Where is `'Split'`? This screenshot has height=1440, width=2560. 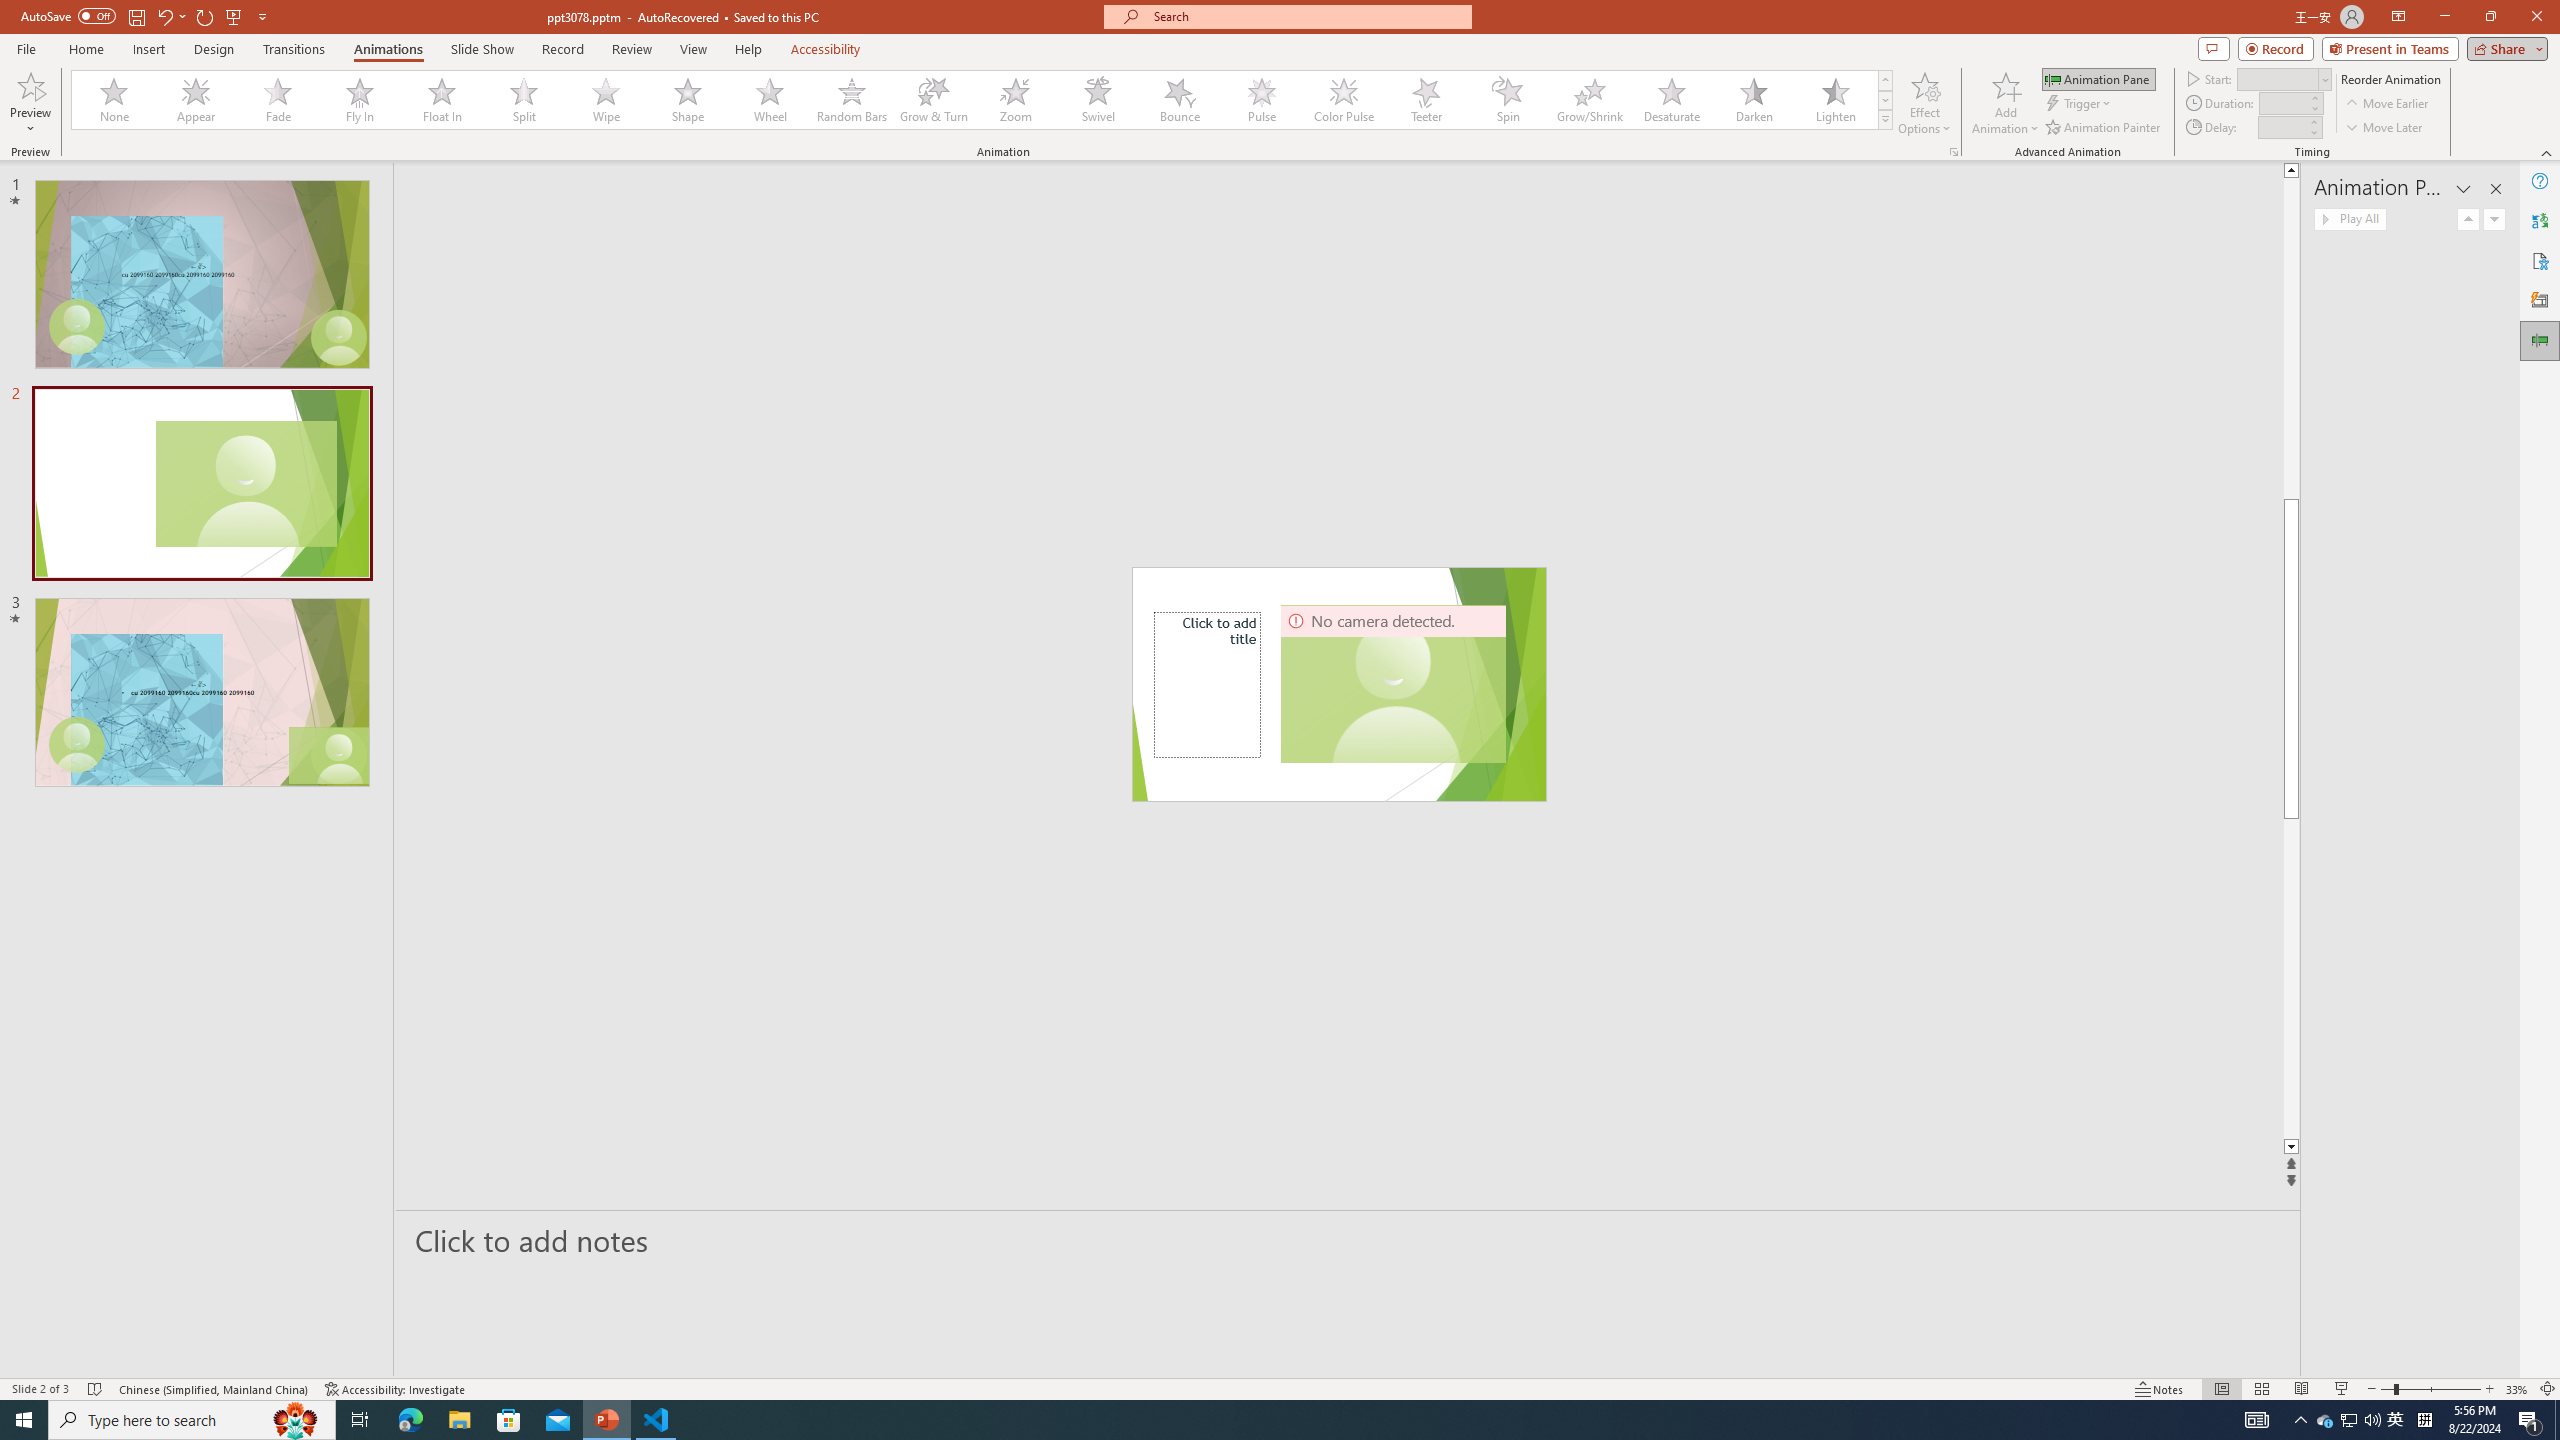 'Split' is located at coordinates (523, 99).